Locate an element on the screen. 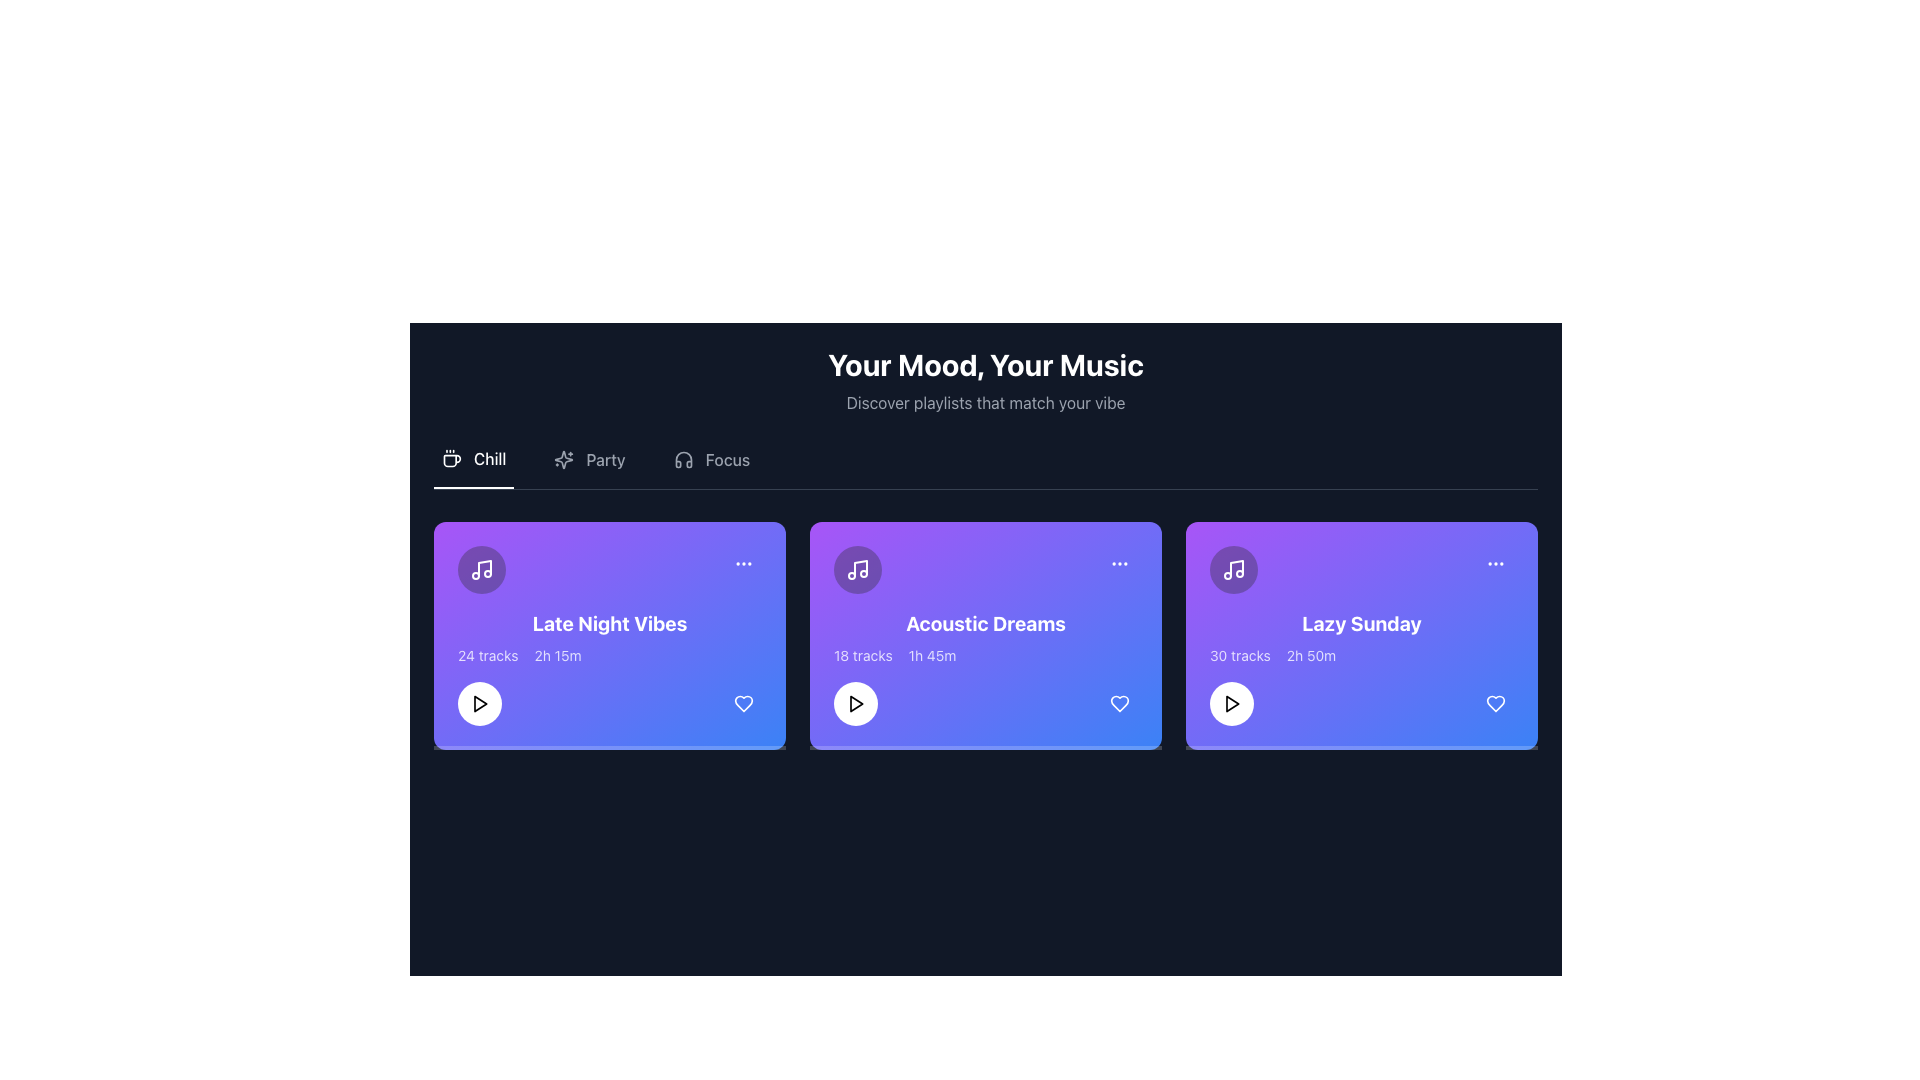  the play icon button, which is a triangle within a circular button located in the action bar of the second card under the 'Chill' tab section is located at coordinates (855, 703).